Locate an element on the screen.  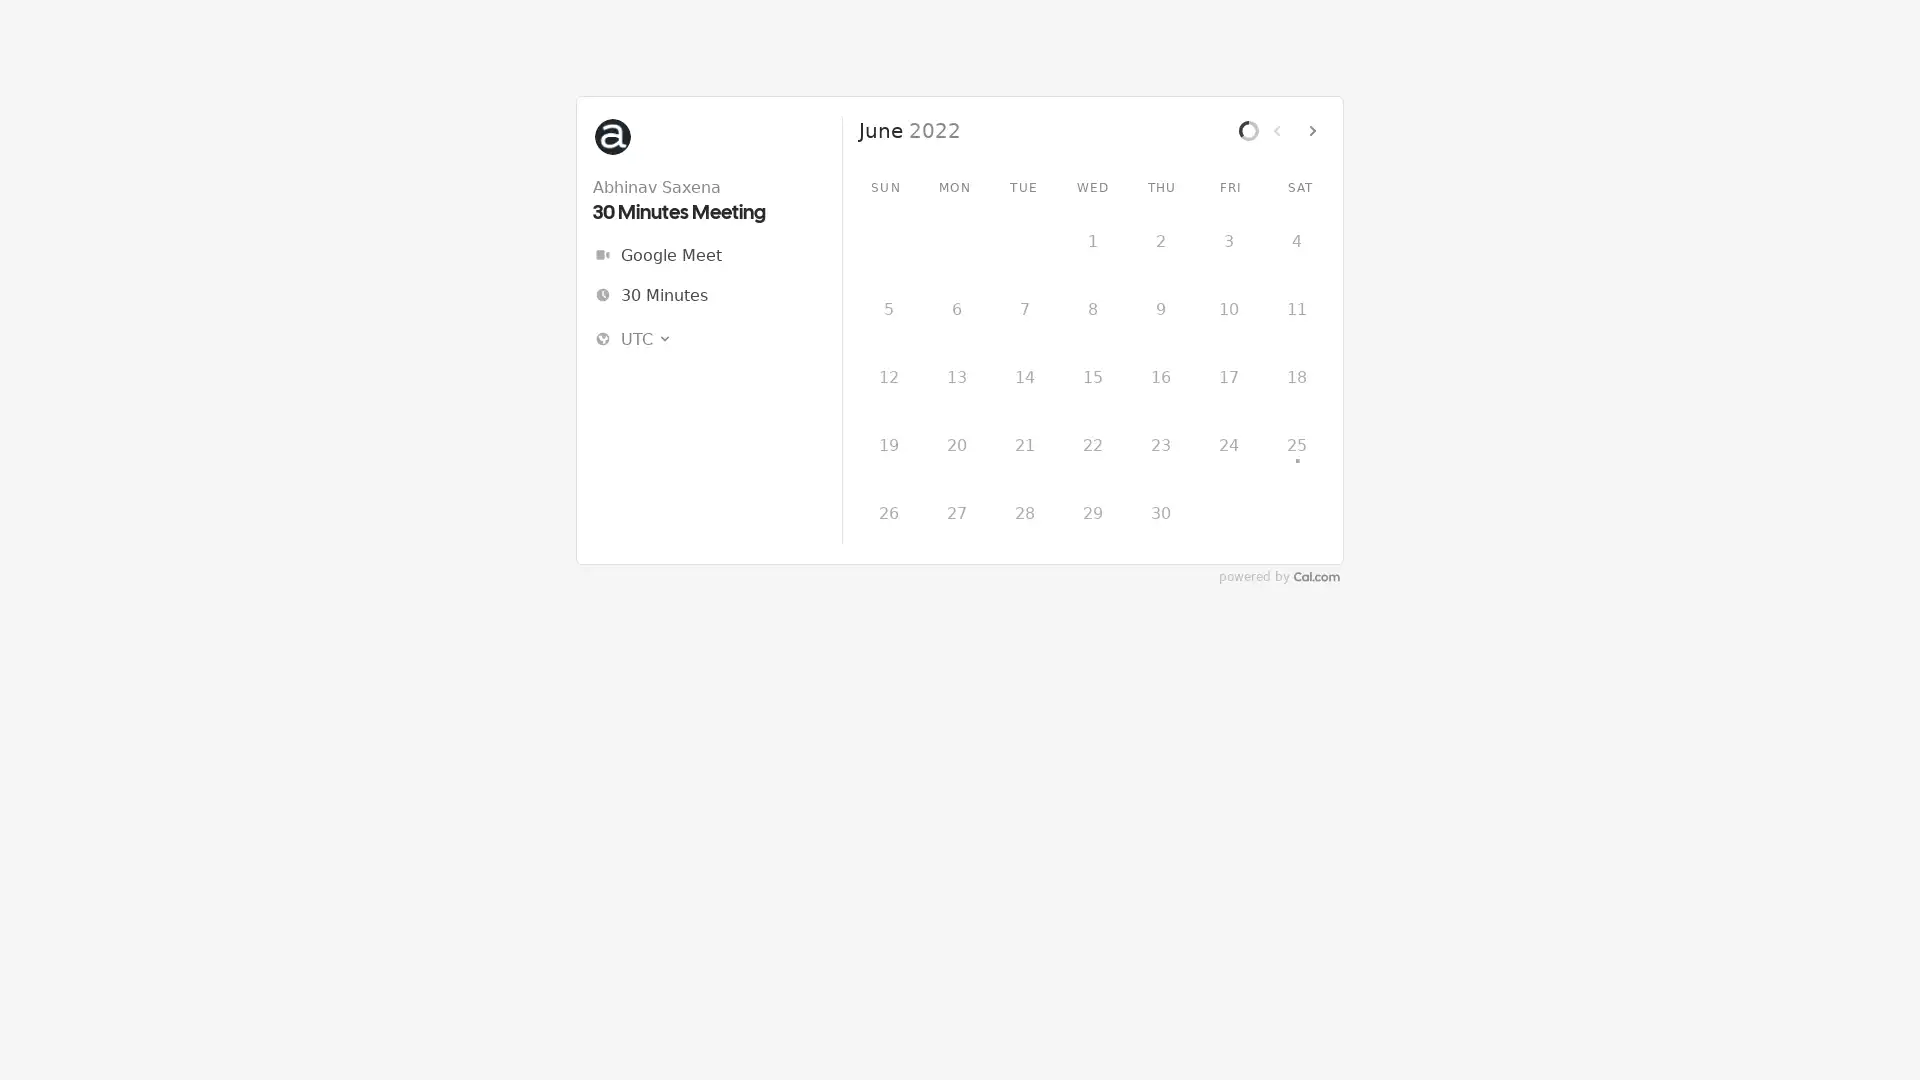
7 is located at coordinates (1025, 308).